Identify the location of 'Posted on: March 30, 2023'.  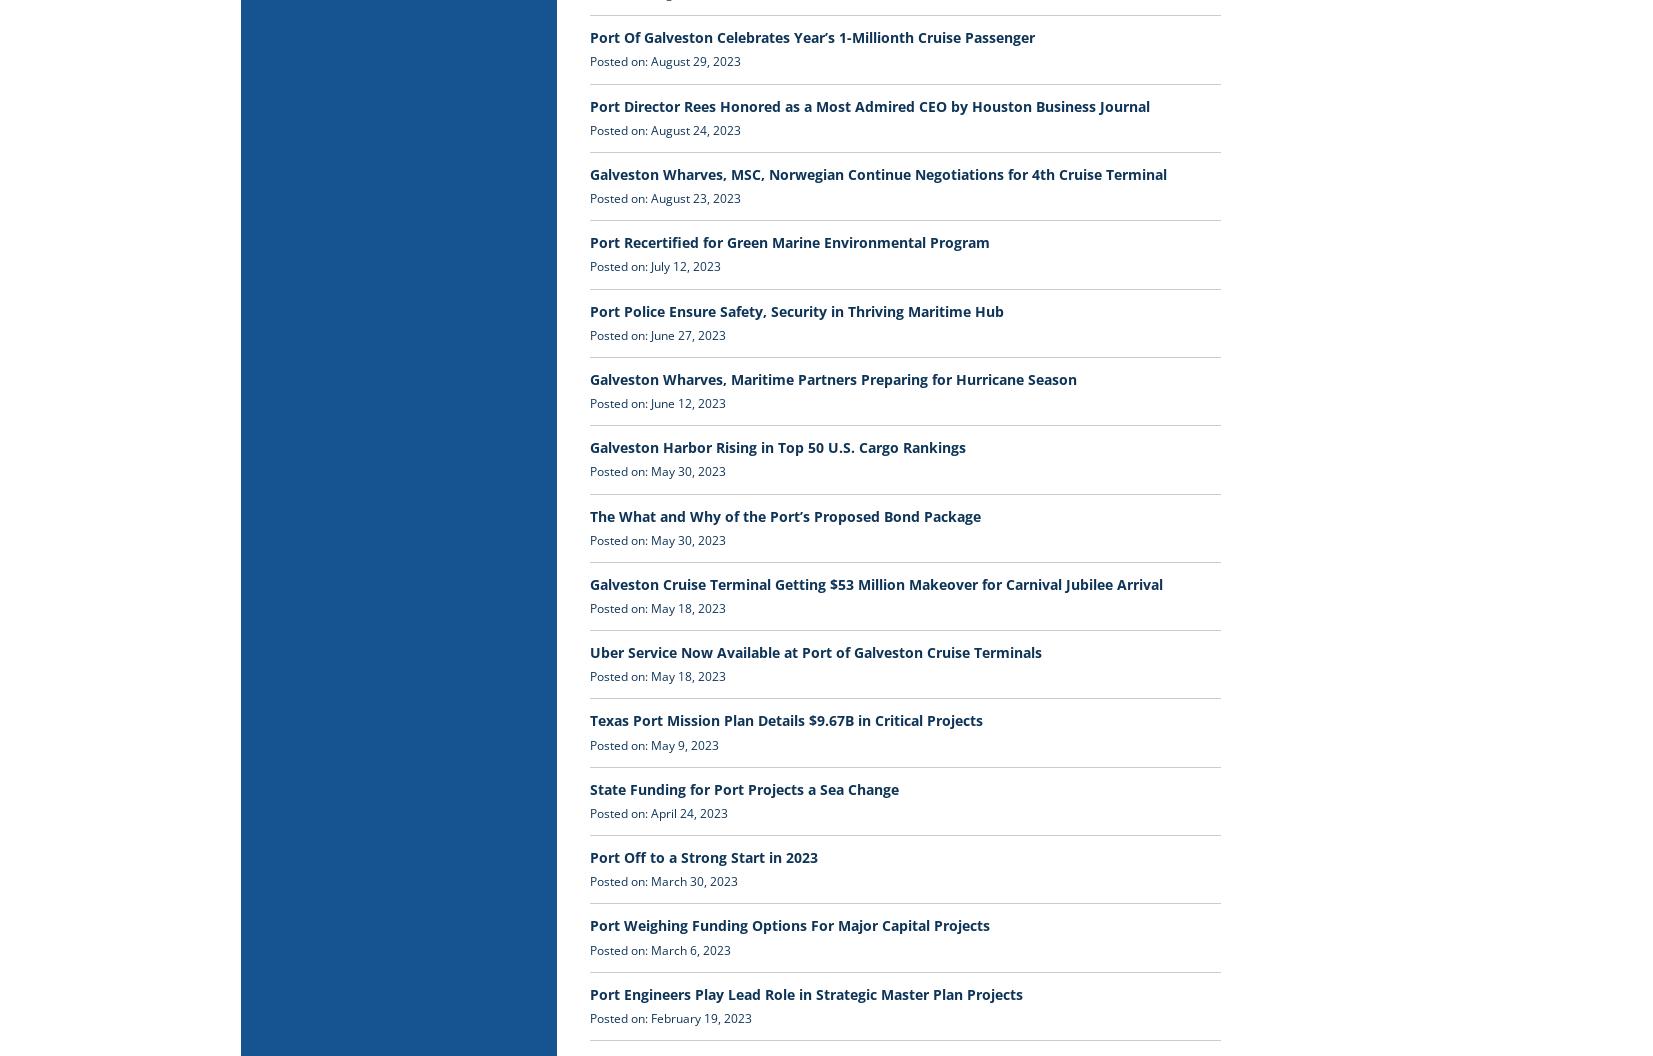
(663, 880).